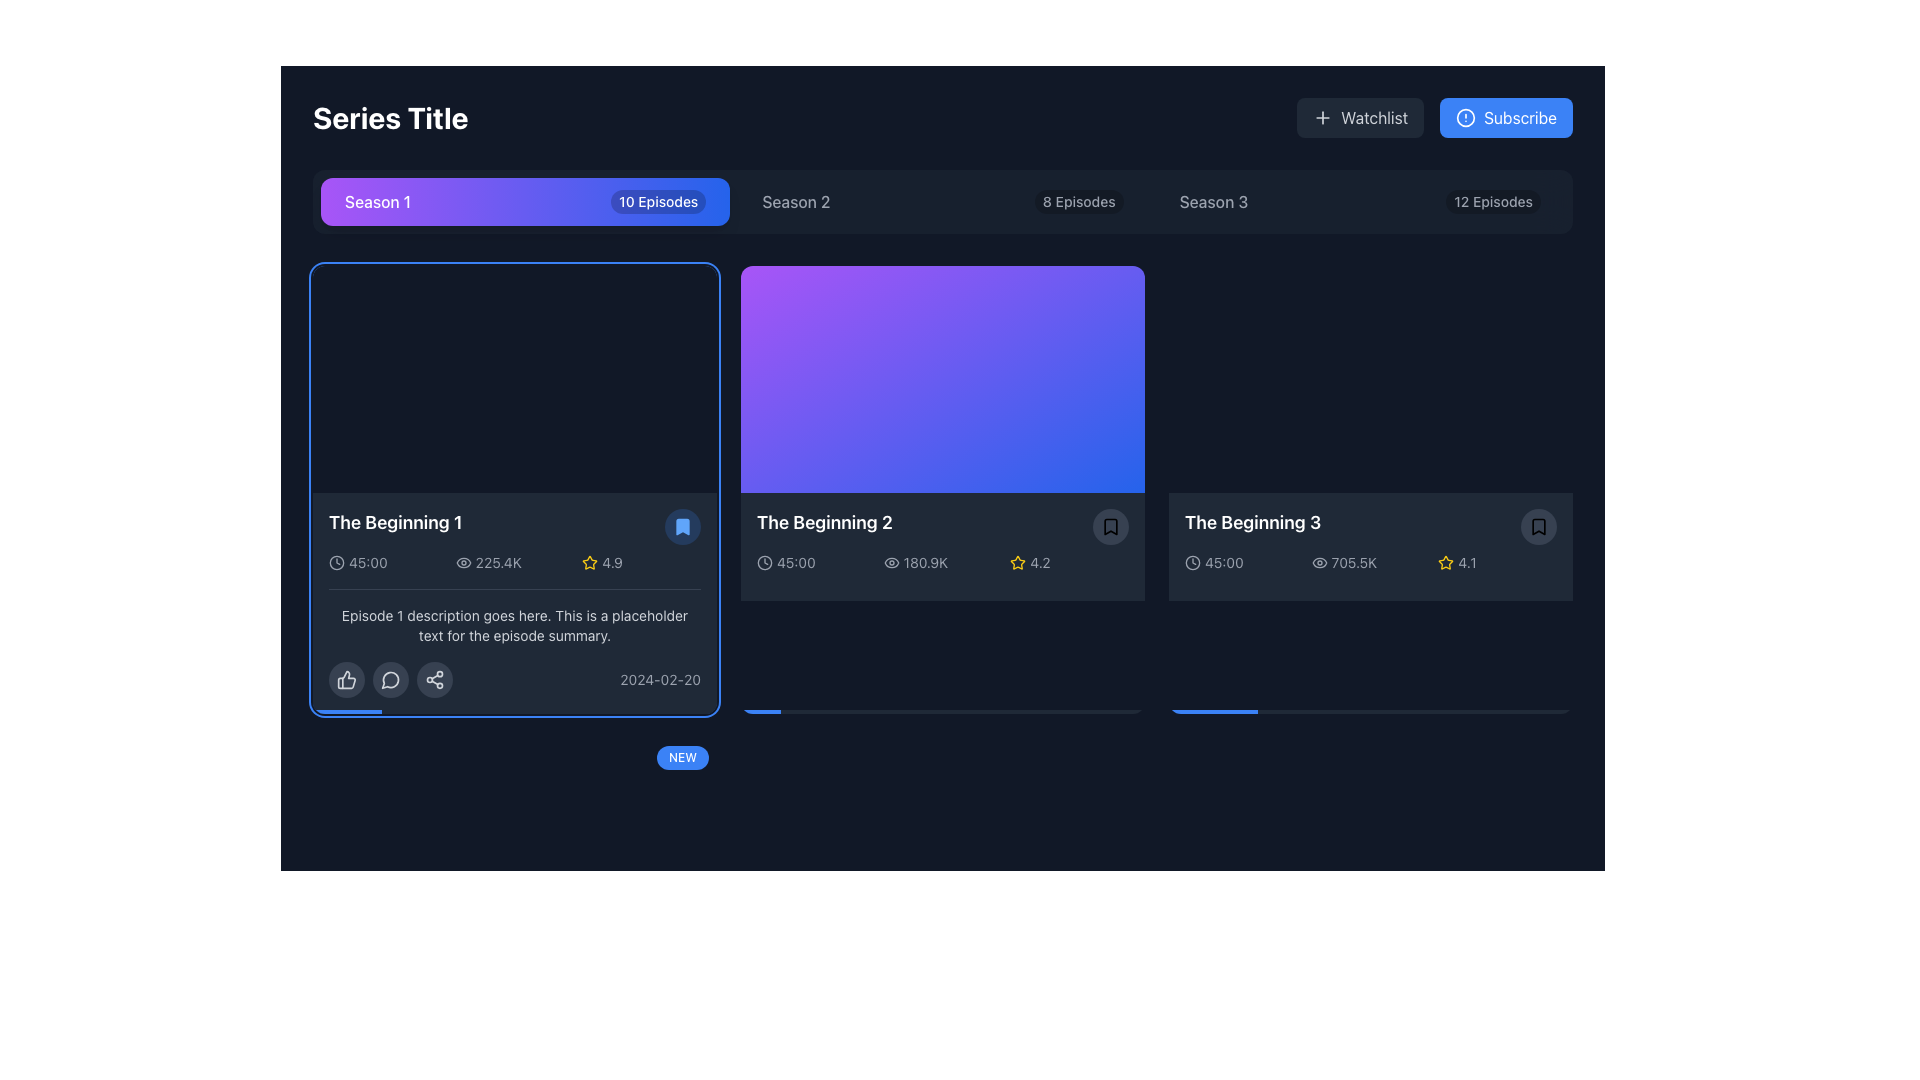 Image resolution: width=1920 pixels, height=1080 pixels. I want to click on the 'New' badge located in the top-right corner of the card displaying information about a series or episode, so click(682, 758).